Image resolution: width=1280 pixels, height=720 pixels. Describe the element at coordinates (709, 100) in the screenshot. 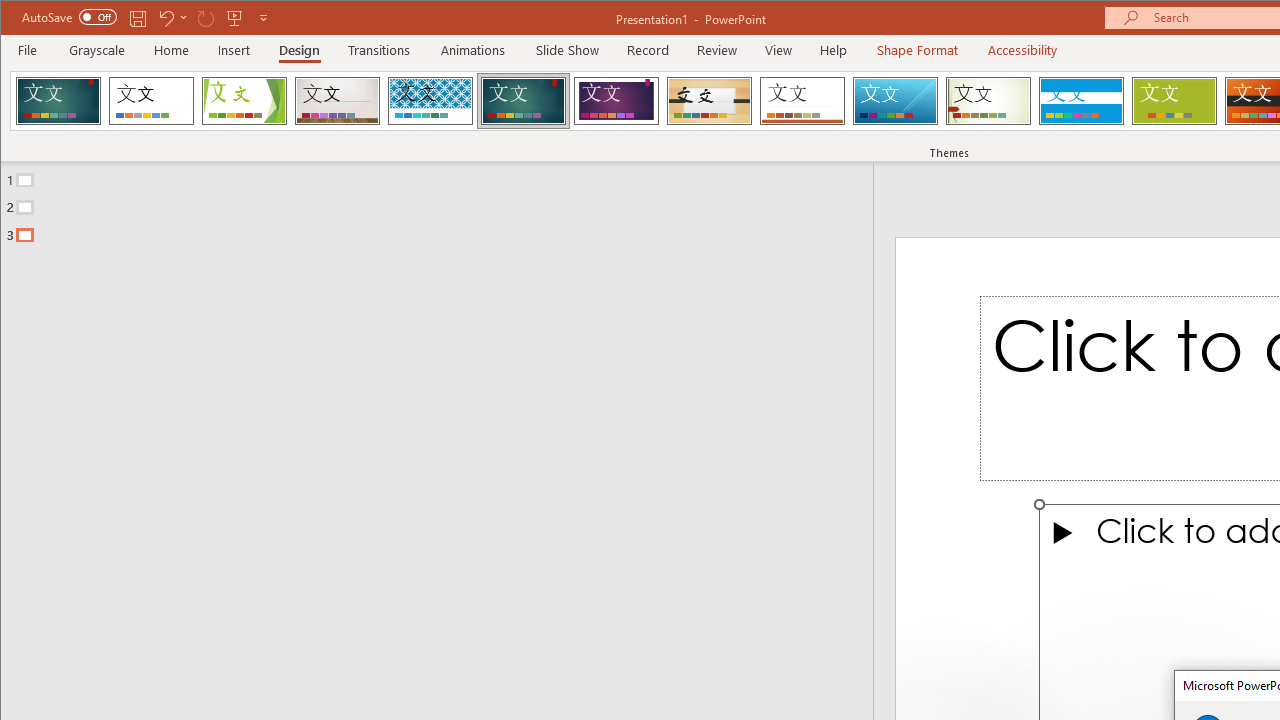

I see `'Organic'` at that location.